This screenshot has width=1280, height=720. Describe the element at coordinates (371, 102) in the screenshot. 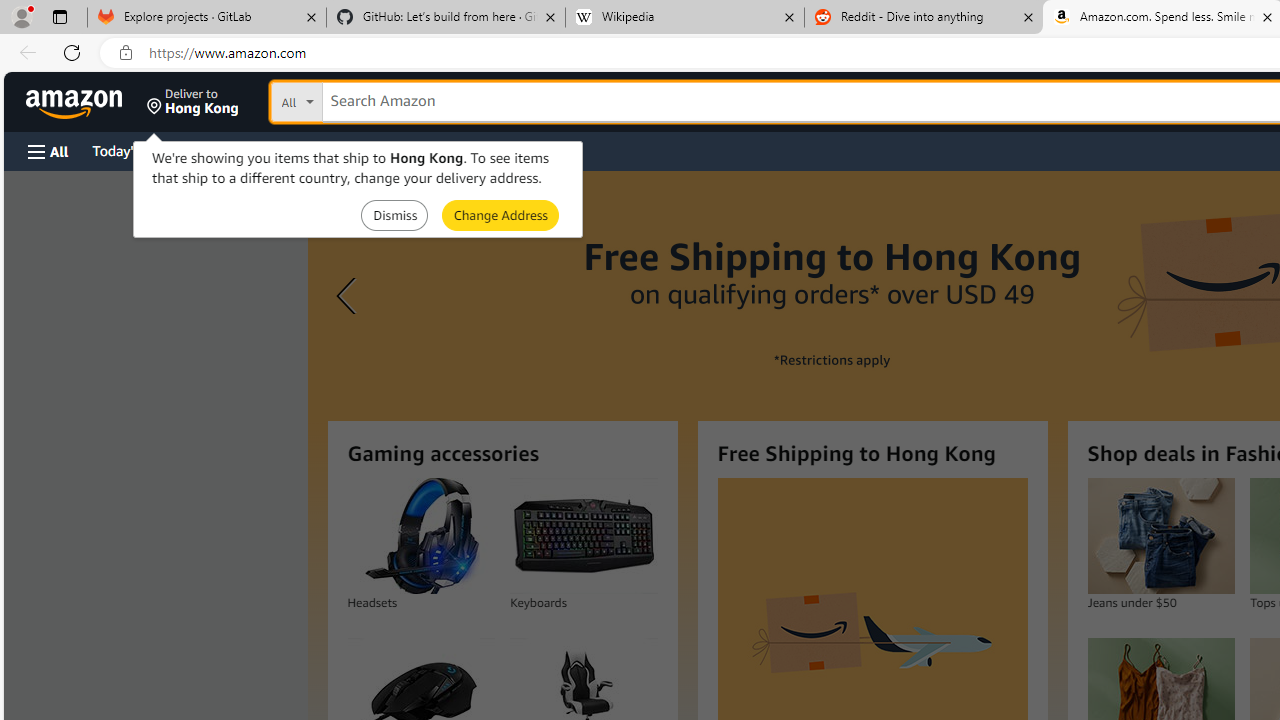

I see `'Search in'` at that location.